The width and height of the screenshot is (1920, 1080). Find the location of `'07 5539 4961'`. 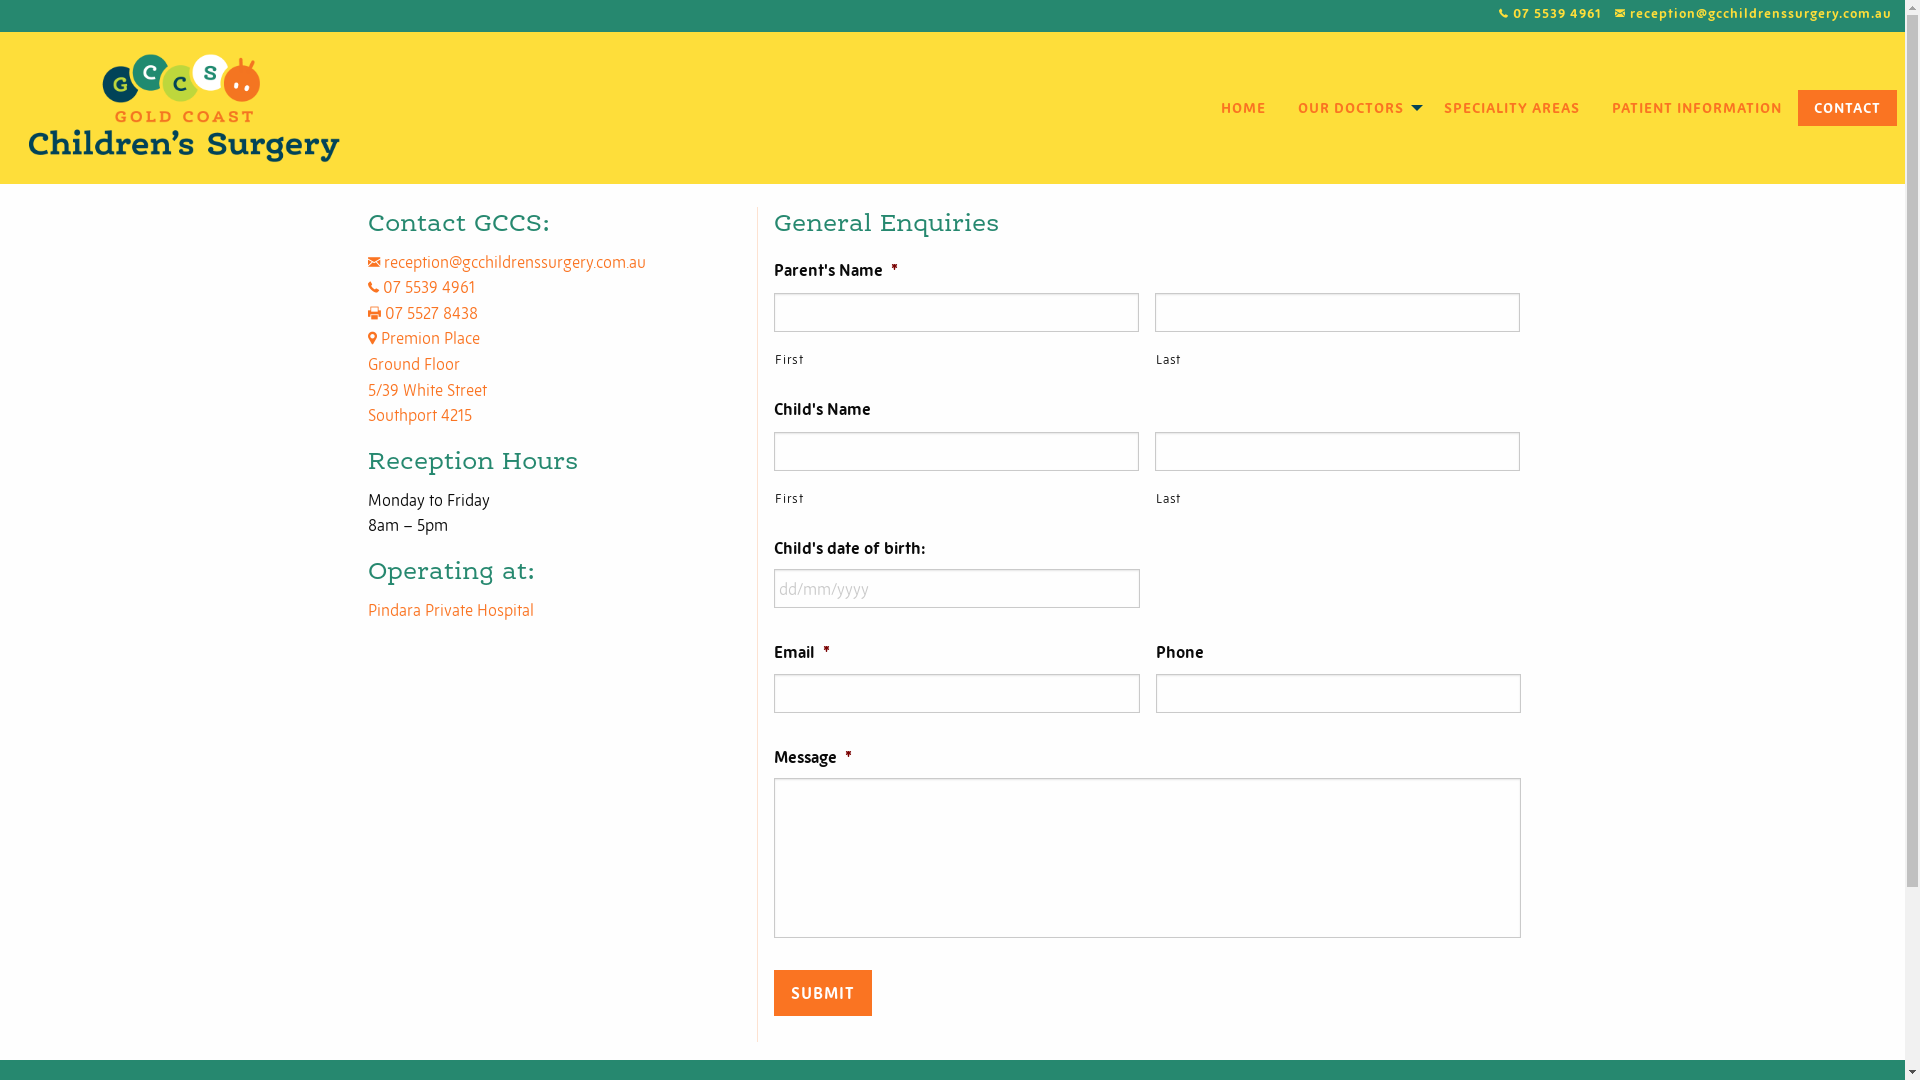

'07 5539 4961' is located at coordinates (1498, 14).